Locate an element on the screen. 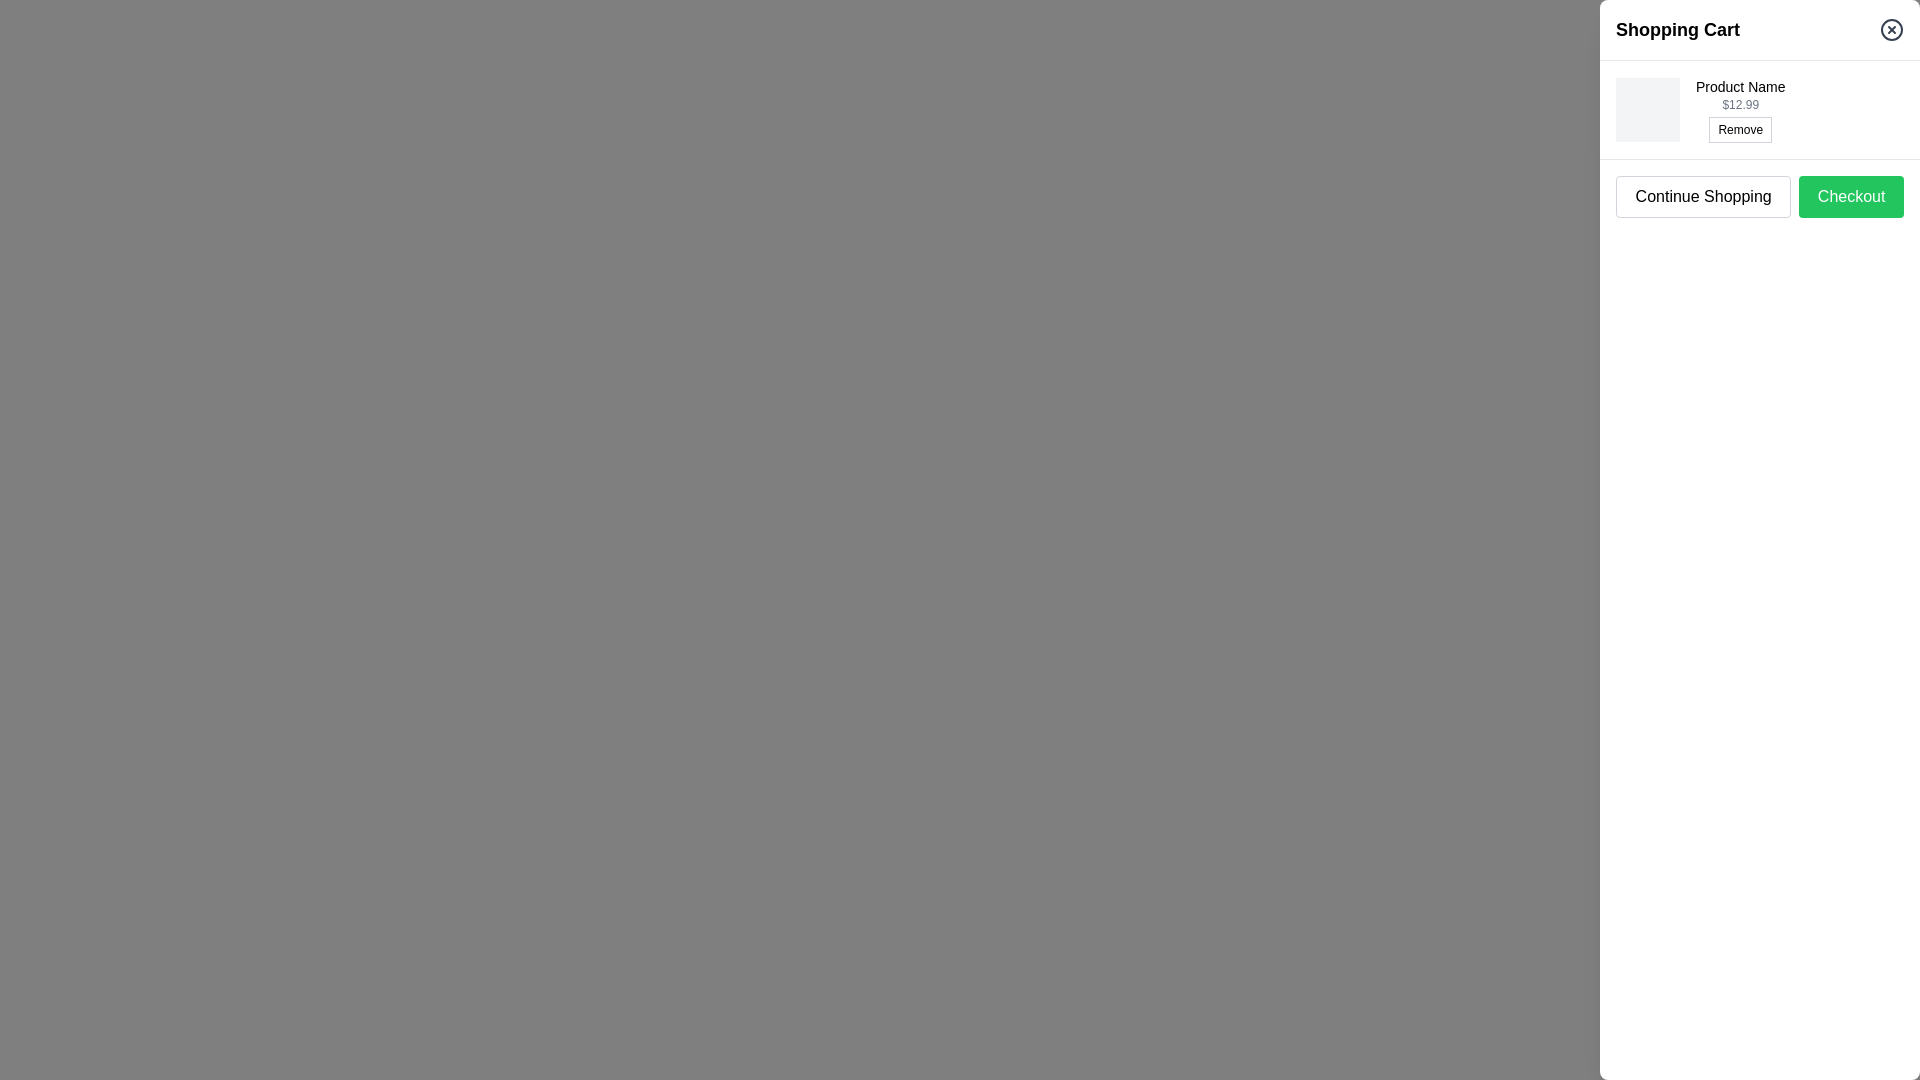  the button positioned below the price '$12.99' is located at coordinates (1738, 130).